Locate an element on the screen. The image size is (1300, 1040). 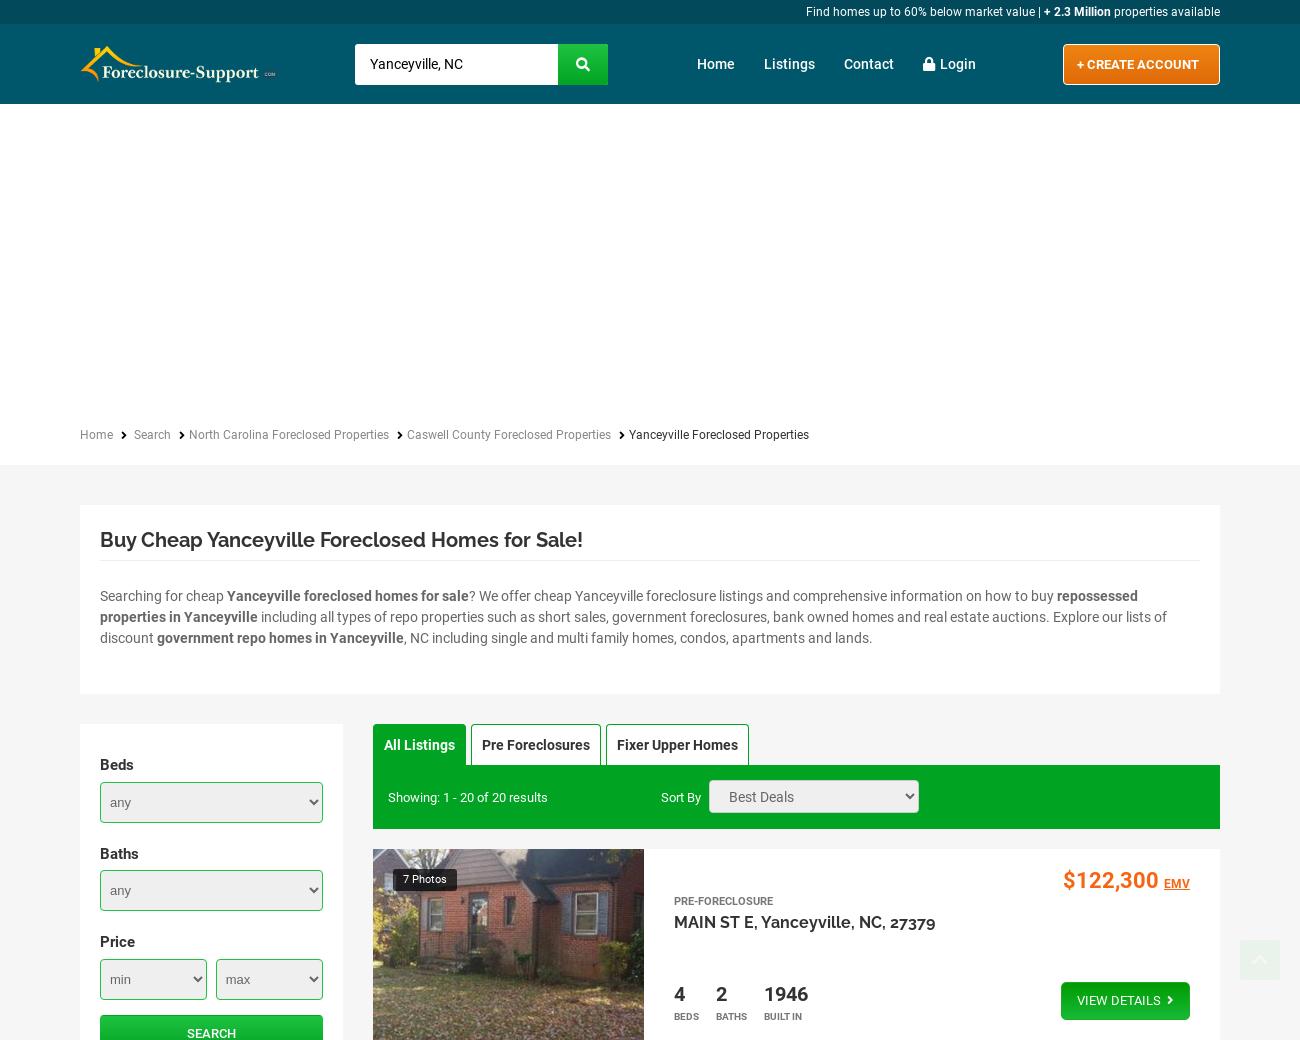
', NC including single and multi family homes, condos, apartments and lands.' is located at coordinates (404, 637).